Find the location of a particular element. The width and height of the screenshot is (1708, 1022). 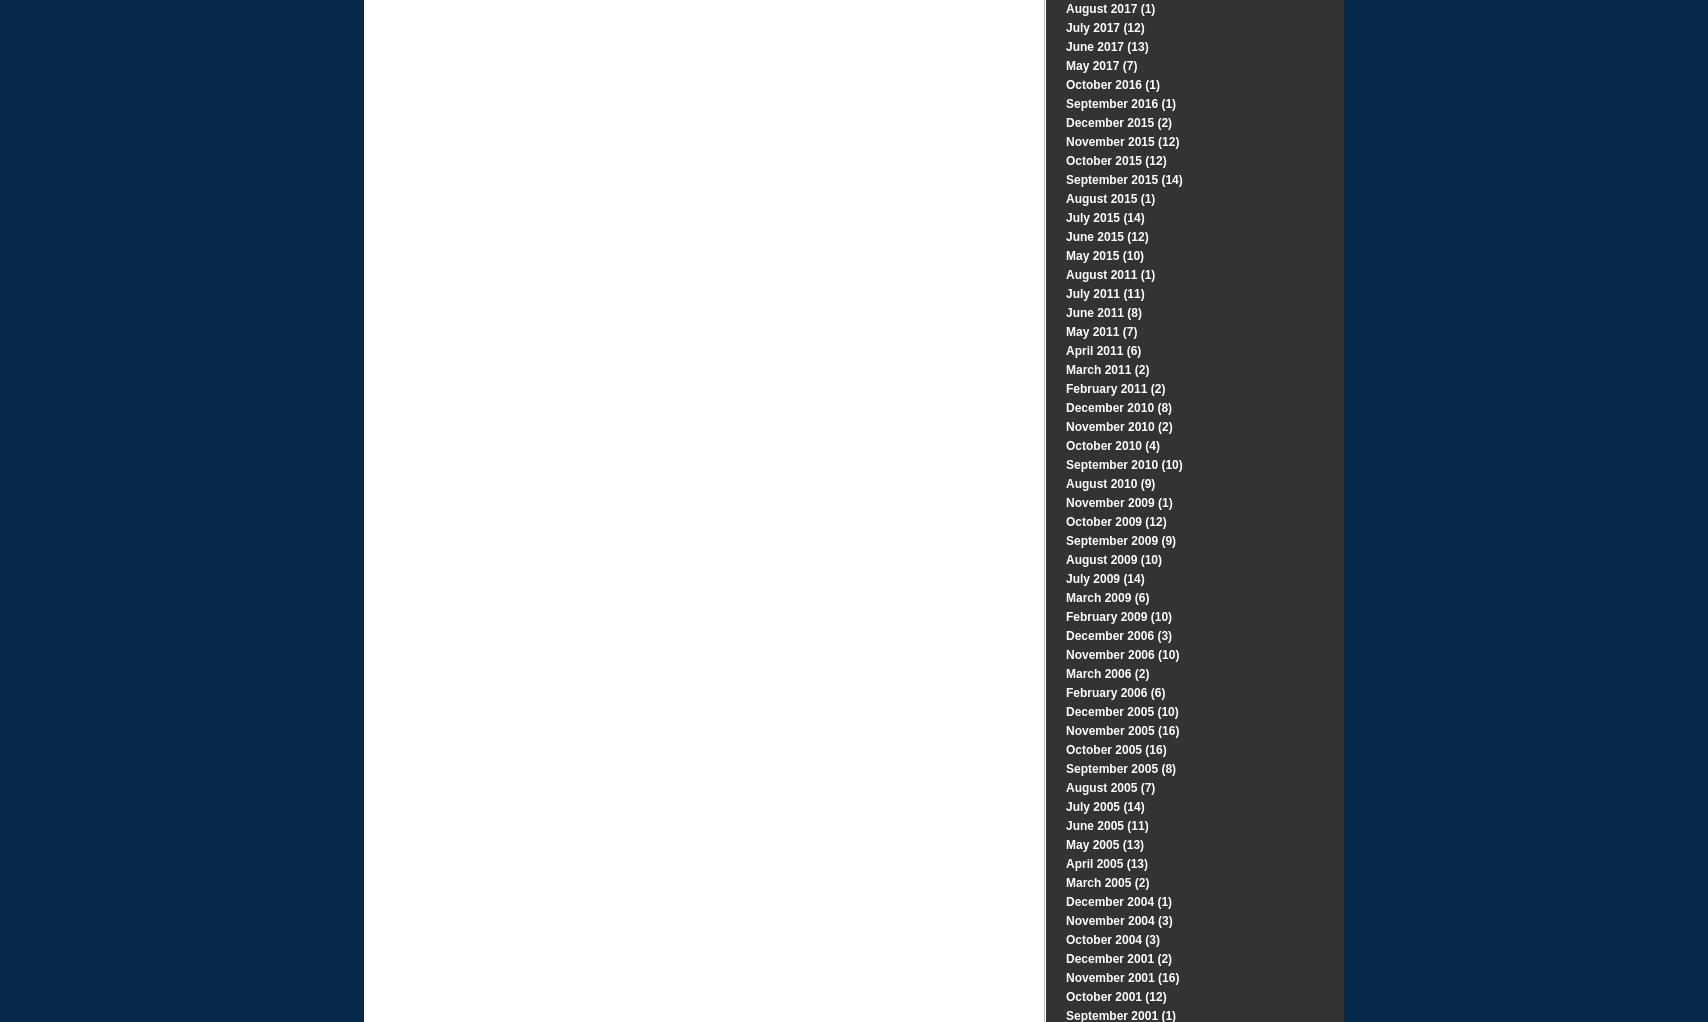

'December 2001 (2)' is located at coordinates (1065, 958).